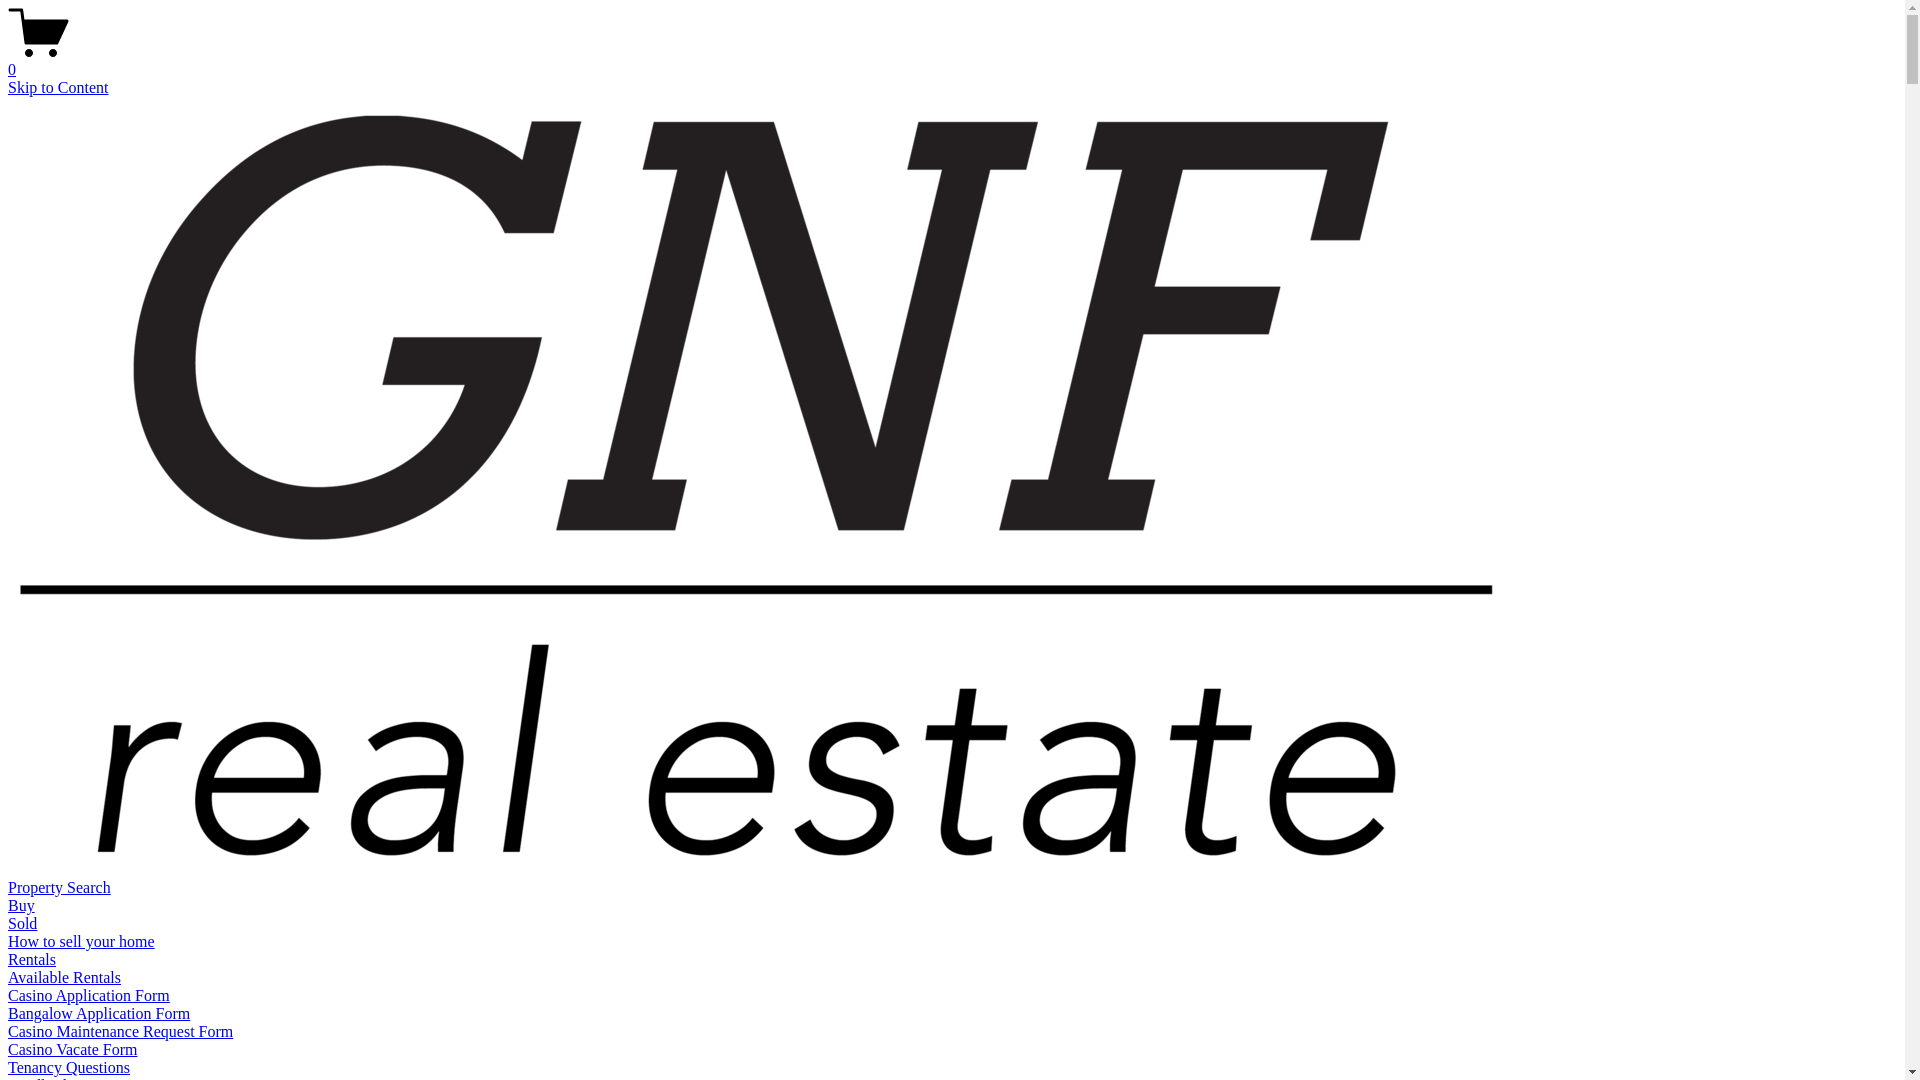  I want to click on 'Skip to Content', so click(57, 86).